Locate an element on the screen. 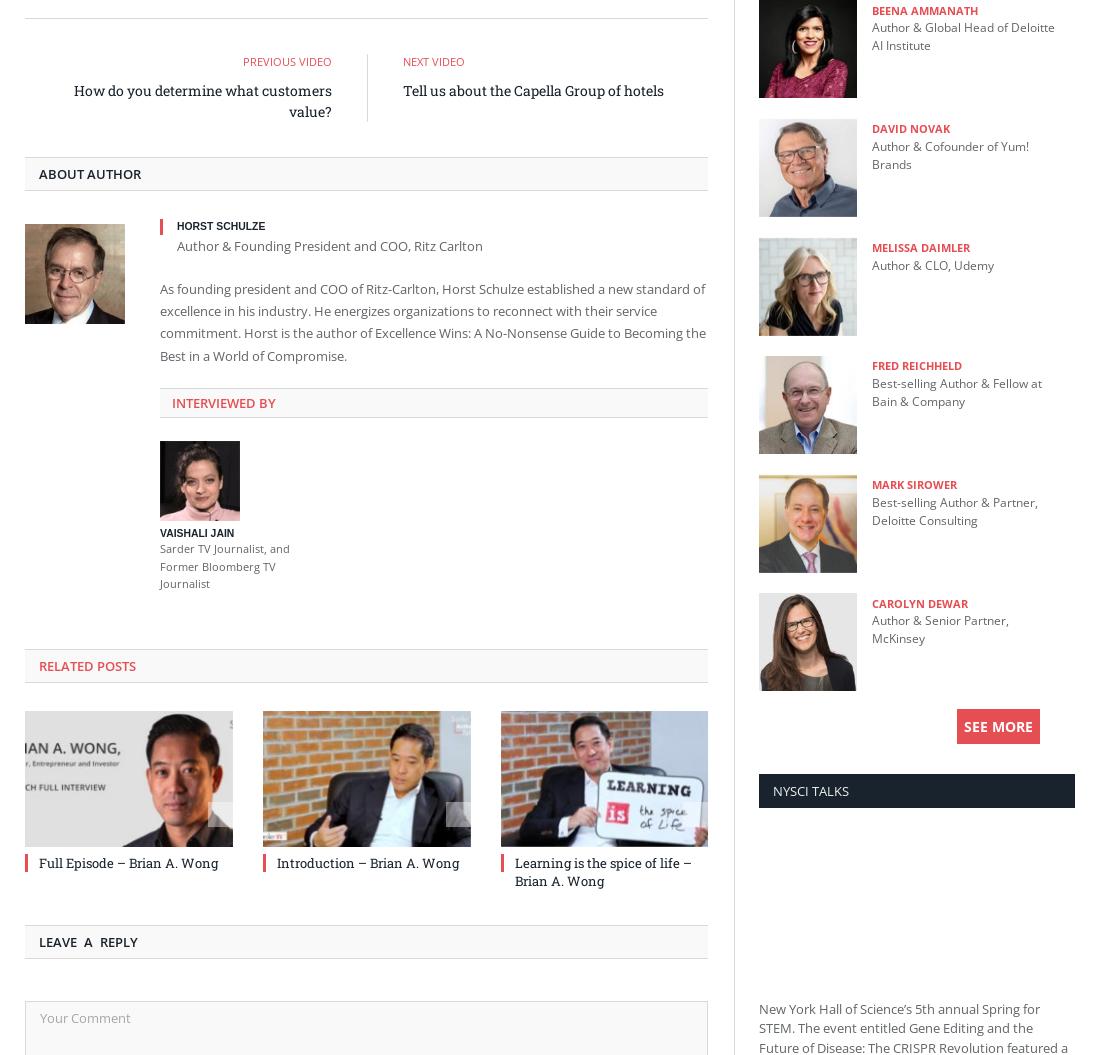 Image resolution: width=1100 pixels, height=1055 pixels. 'Previous Video' is located at coordinates (285, 59).